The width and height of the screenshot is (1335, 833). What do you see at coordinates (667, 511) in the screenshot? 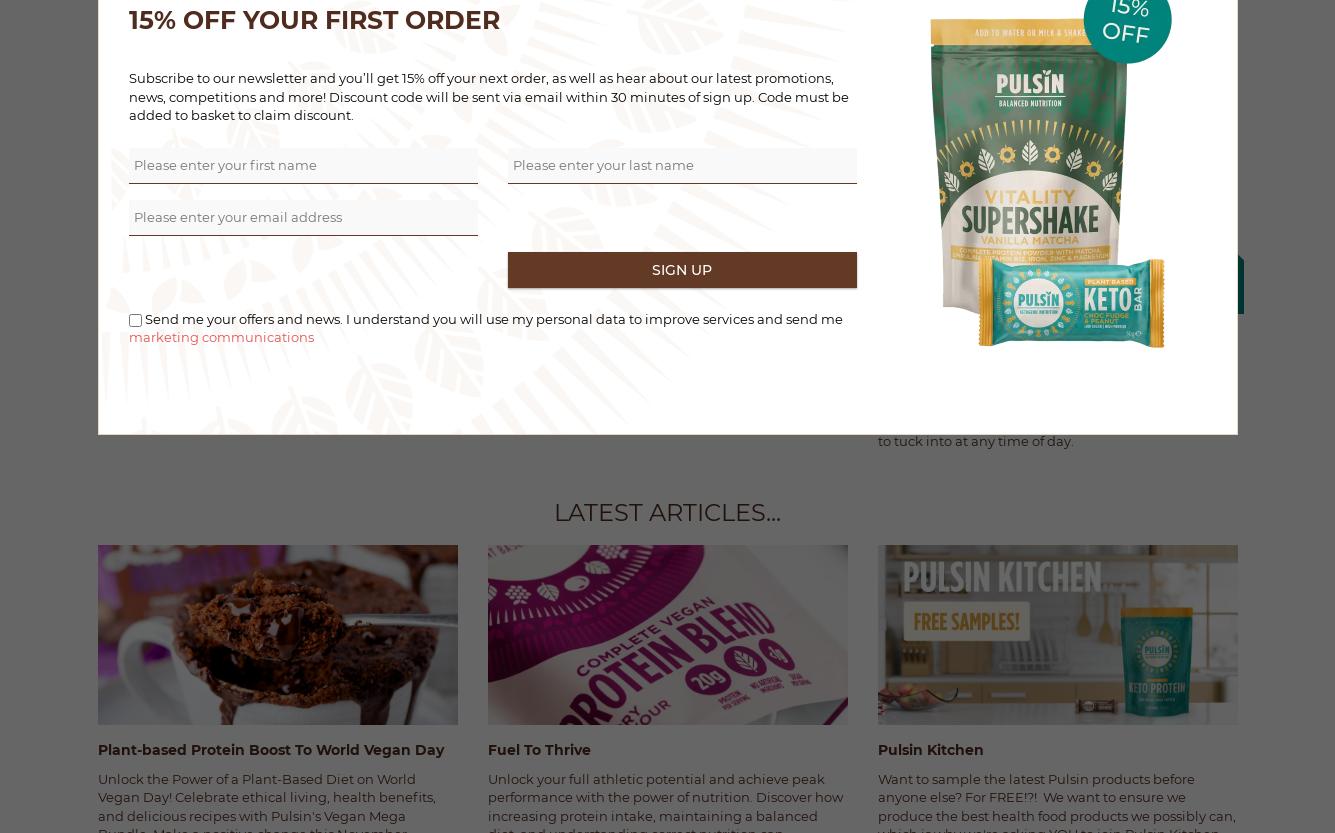
I see `'Latest articles...'` at bounding box center [667, 511].